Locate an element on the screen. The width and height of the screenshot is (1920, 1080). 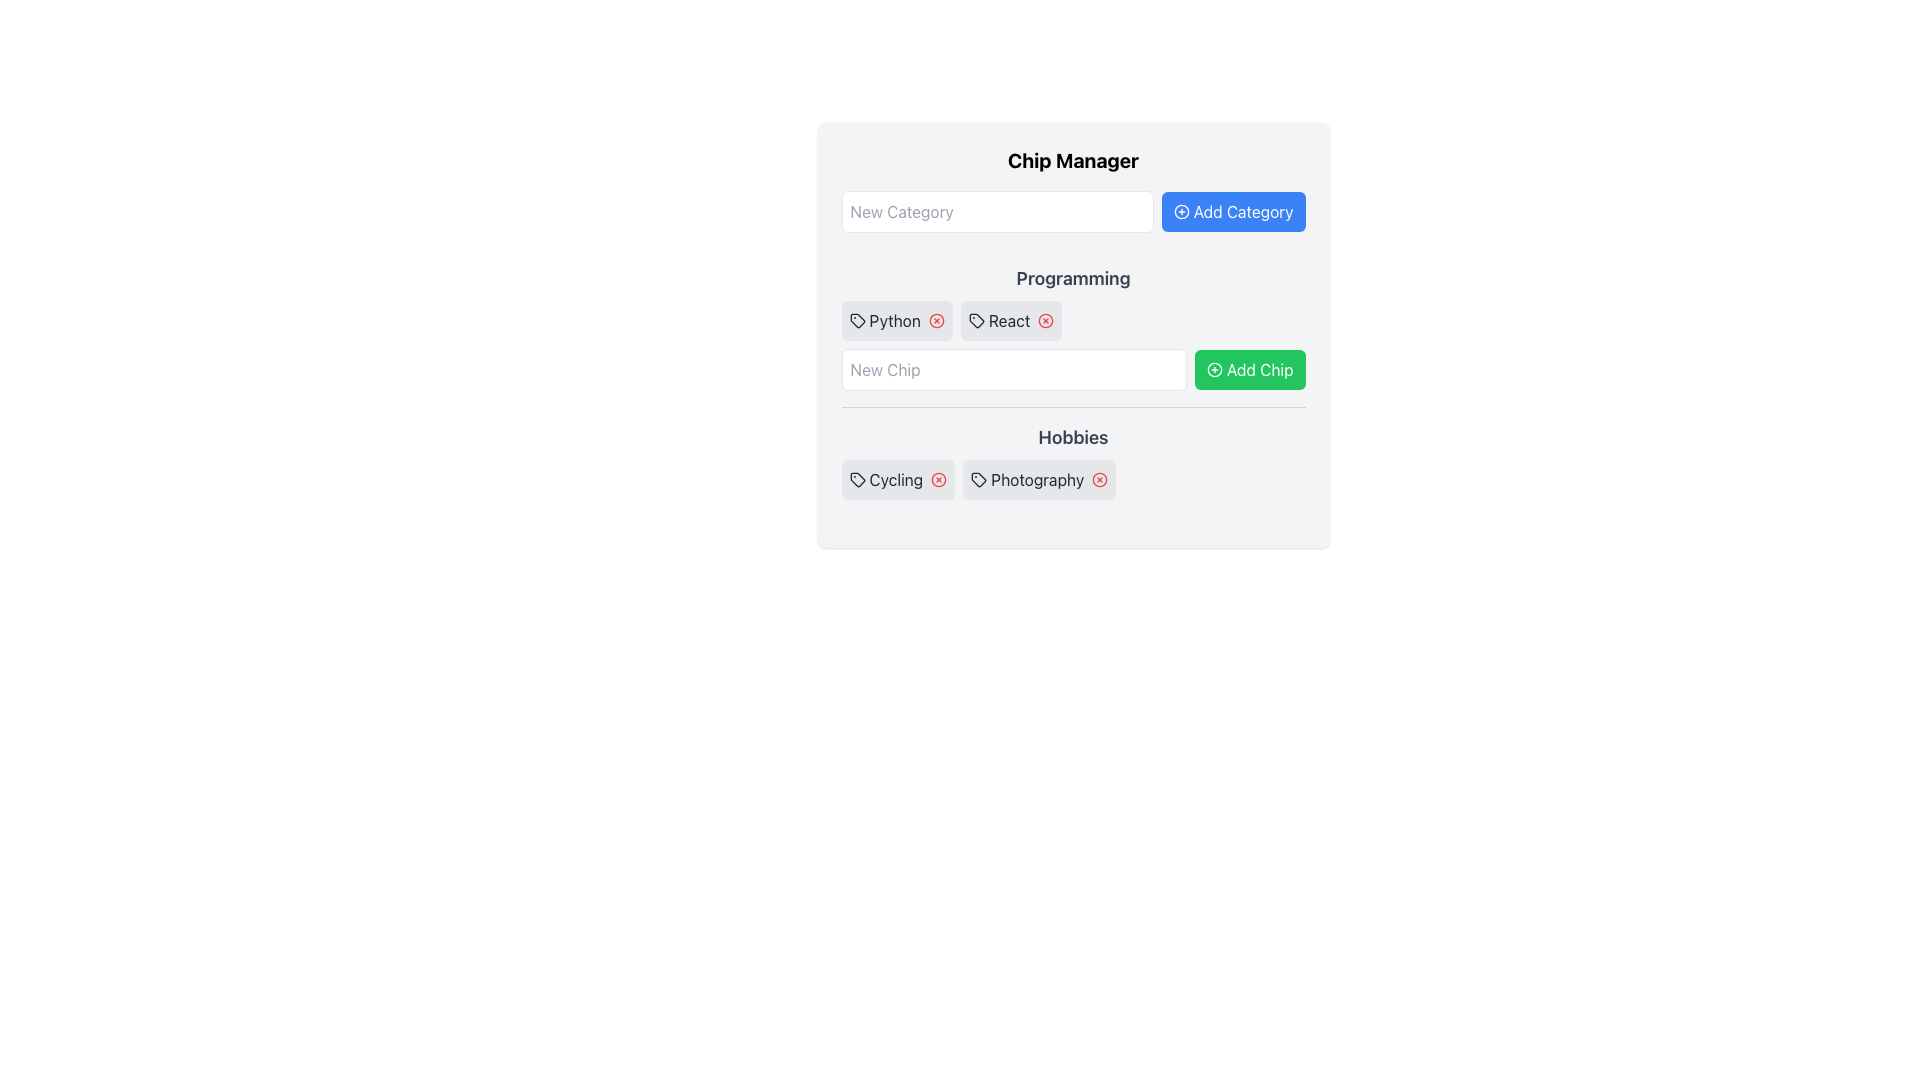
the gray tag-shaped icon with rounded edges that is associated with the label 'Photography' in the 'Hobbies' row is located at coordinates (979, 479).